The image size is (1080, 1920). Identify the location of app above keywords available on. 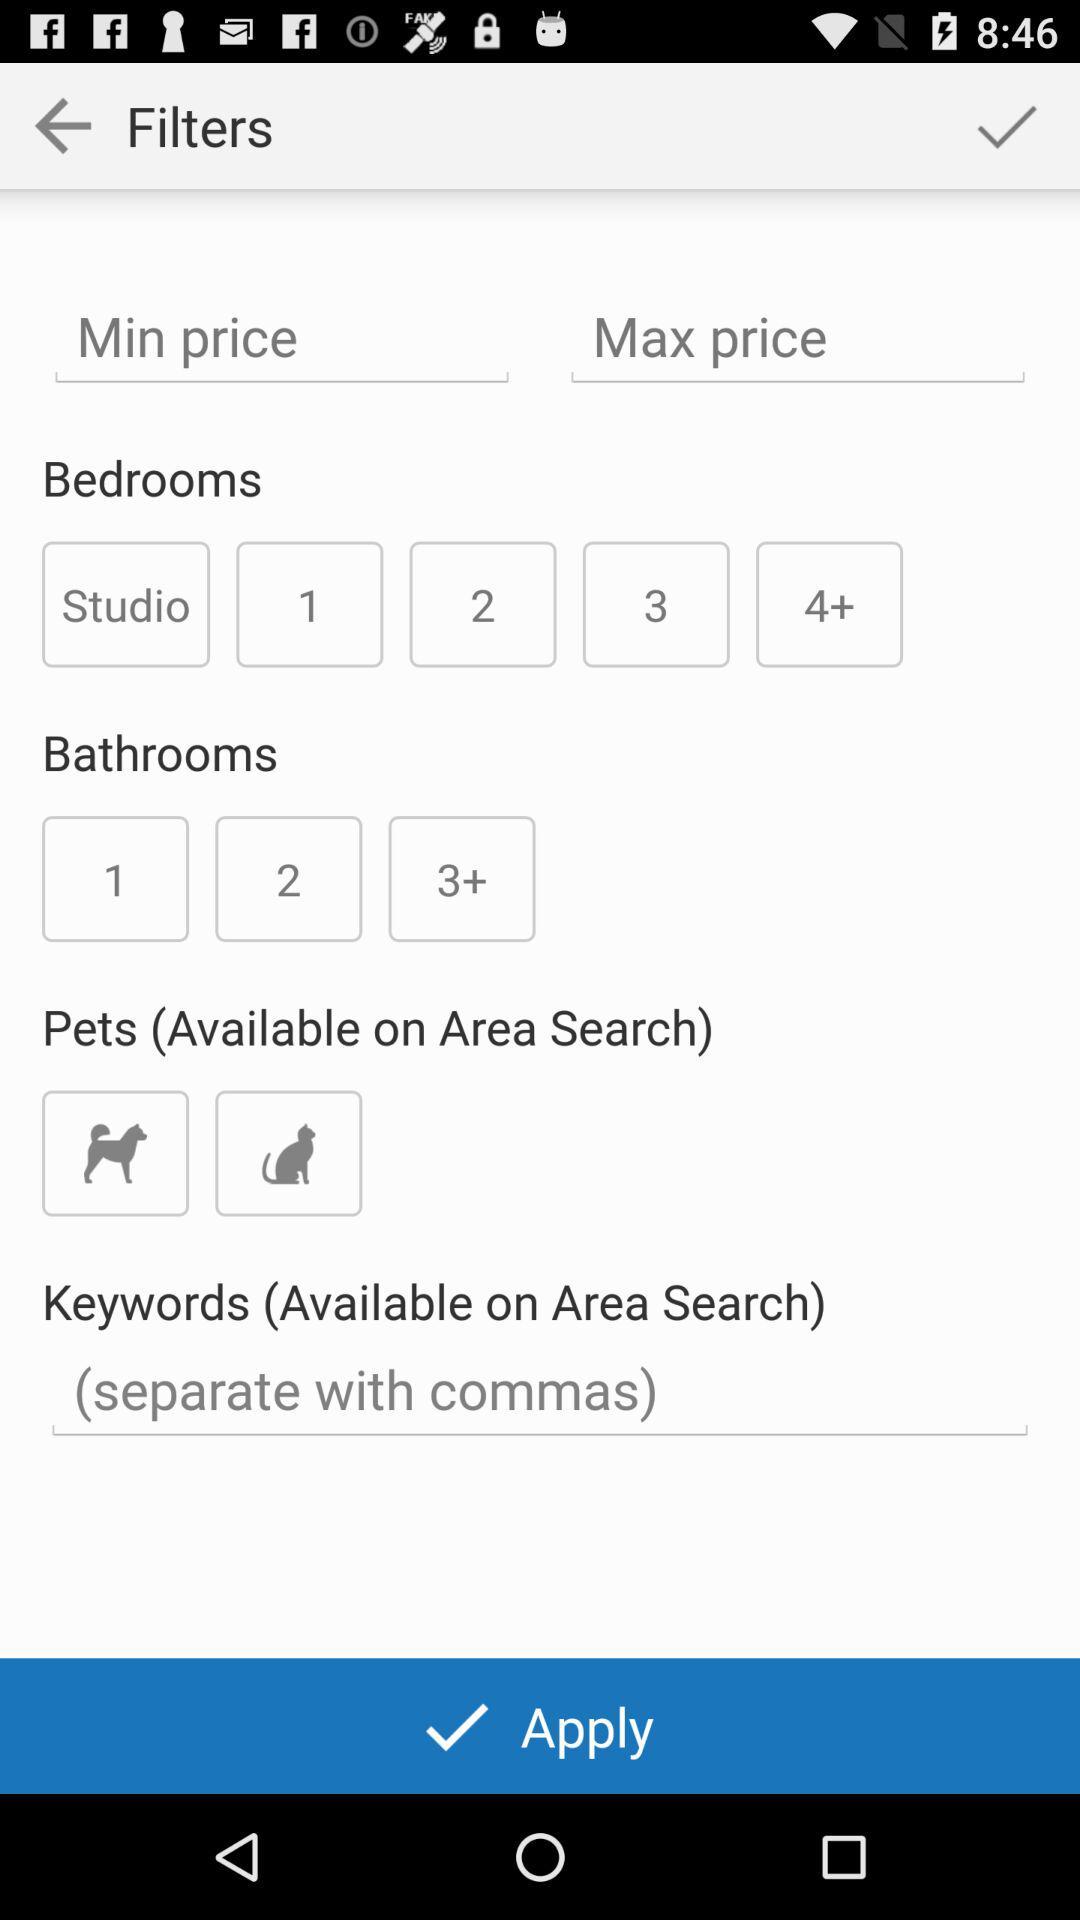
(288, 1153).